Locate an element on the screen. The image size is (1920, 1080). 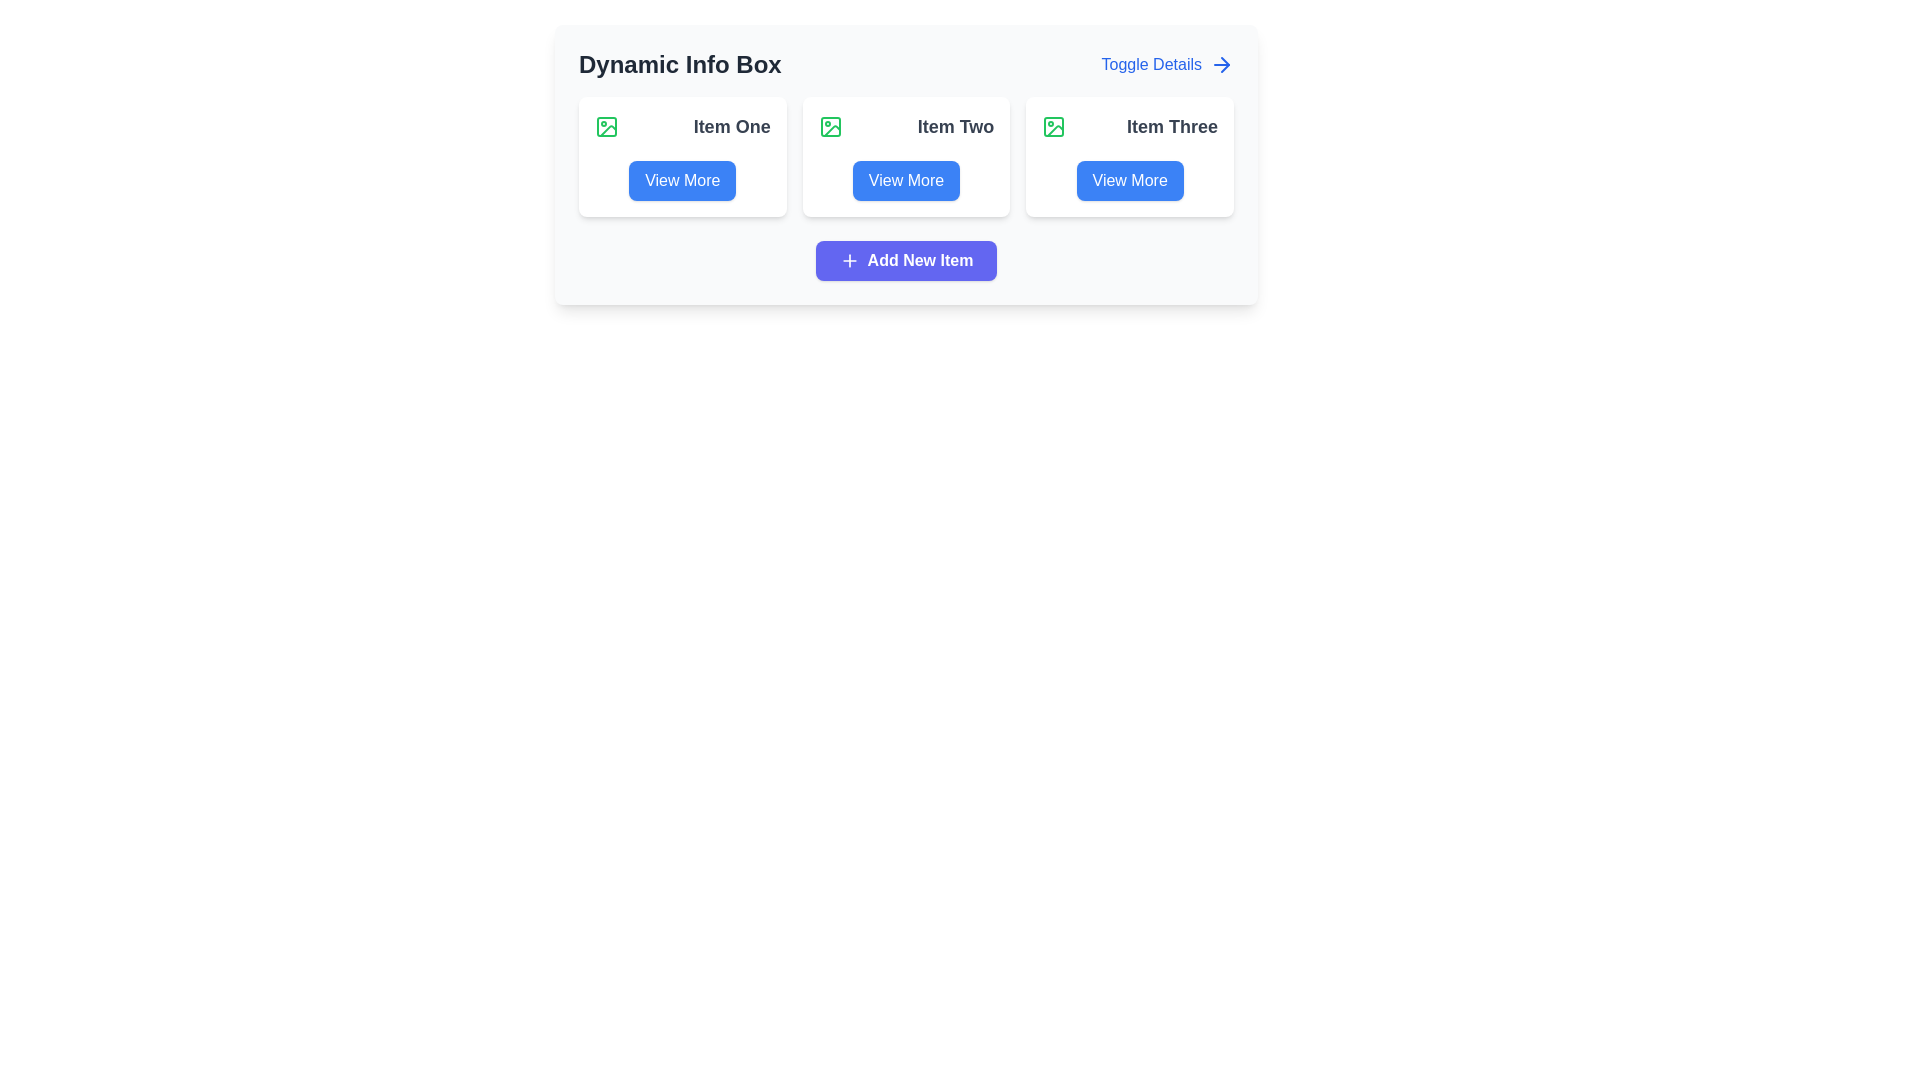
the plus icon embedded within the 'Add New Item' button for visual feedback is located at coordinates (849, 260).